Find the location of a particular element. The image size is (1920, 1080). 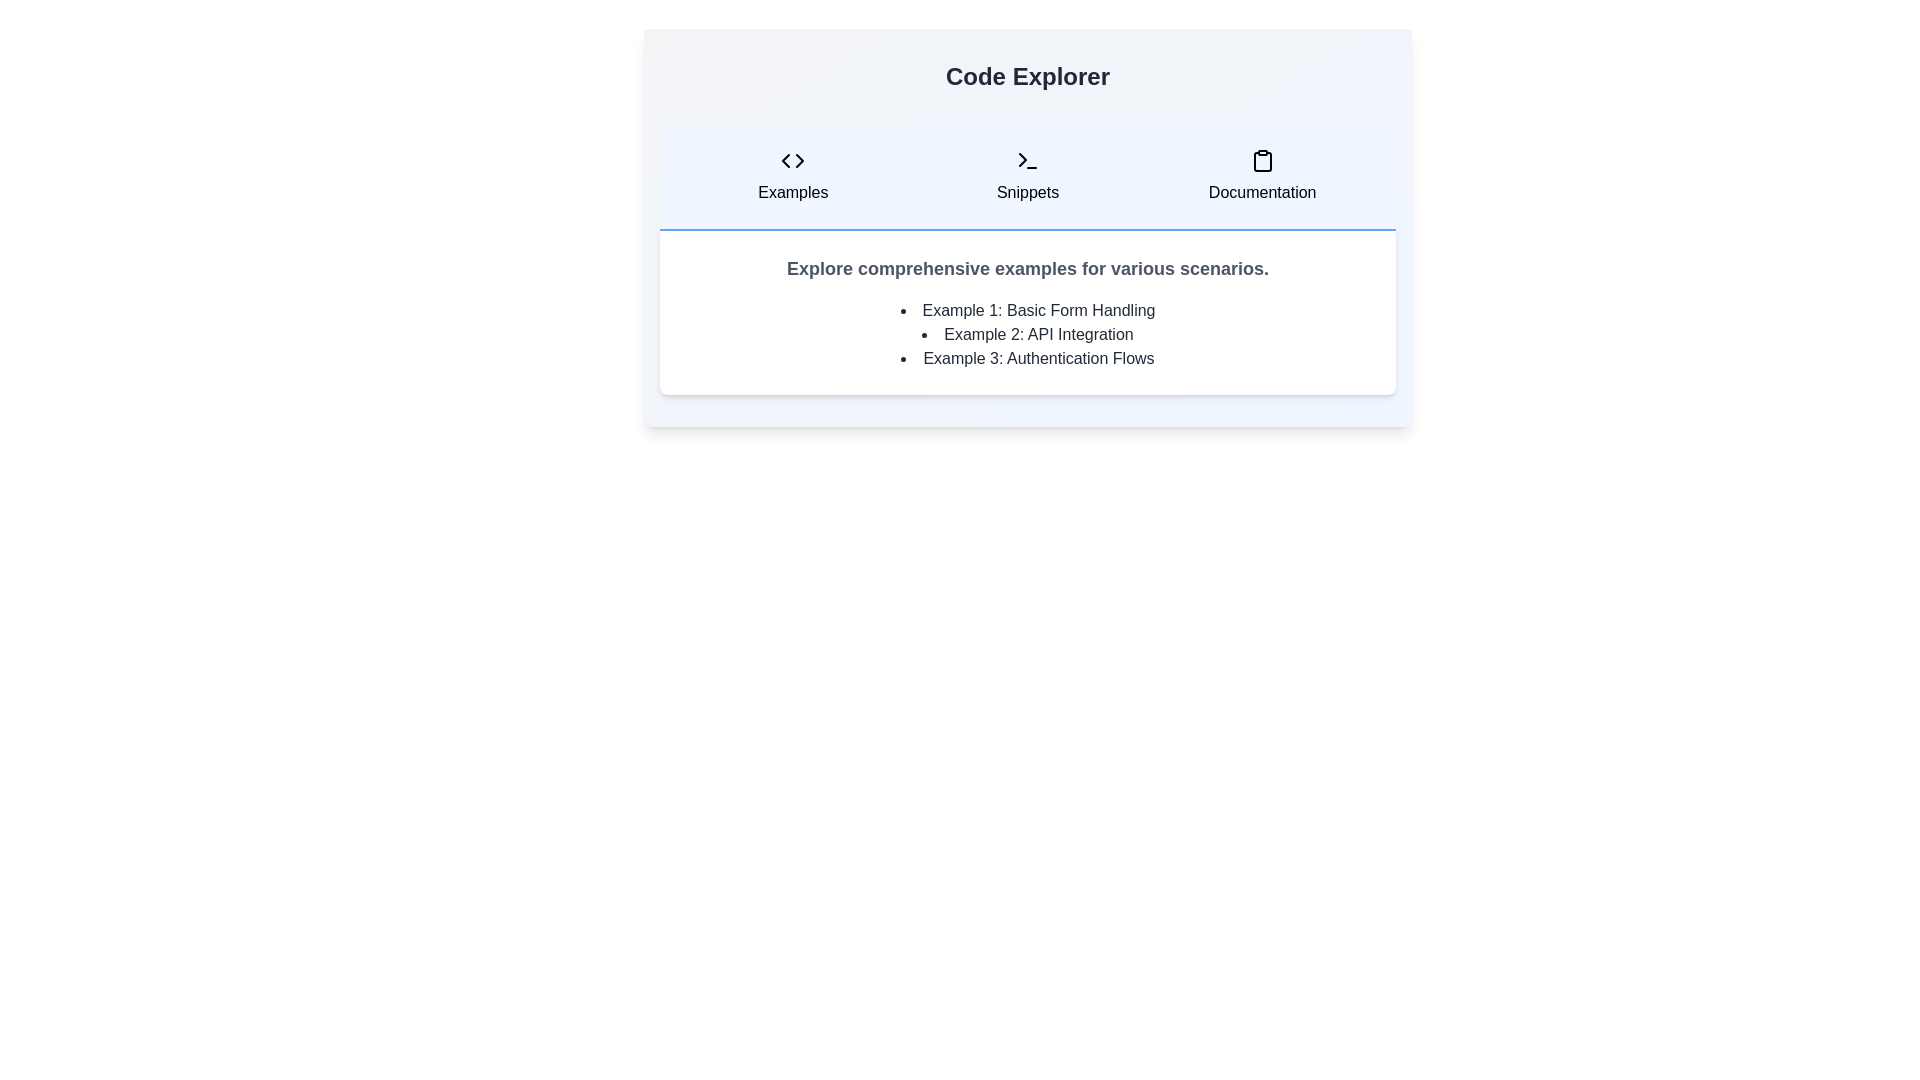

the 'Snippets' tab in the navigation tab control for visual feedback is located at coordinates (1027, 176).